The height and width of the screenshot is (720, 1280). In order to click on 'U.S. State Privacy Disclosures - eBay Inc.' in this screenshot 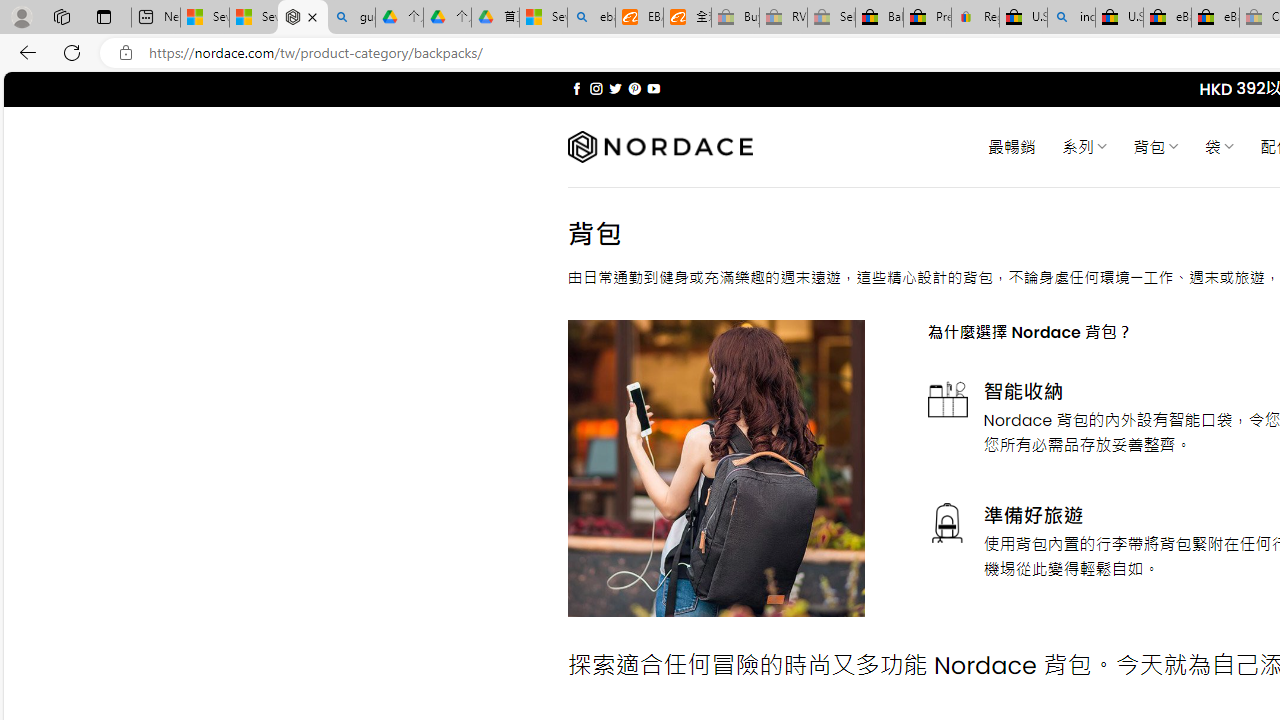, I will do `click(1118, 17)`.